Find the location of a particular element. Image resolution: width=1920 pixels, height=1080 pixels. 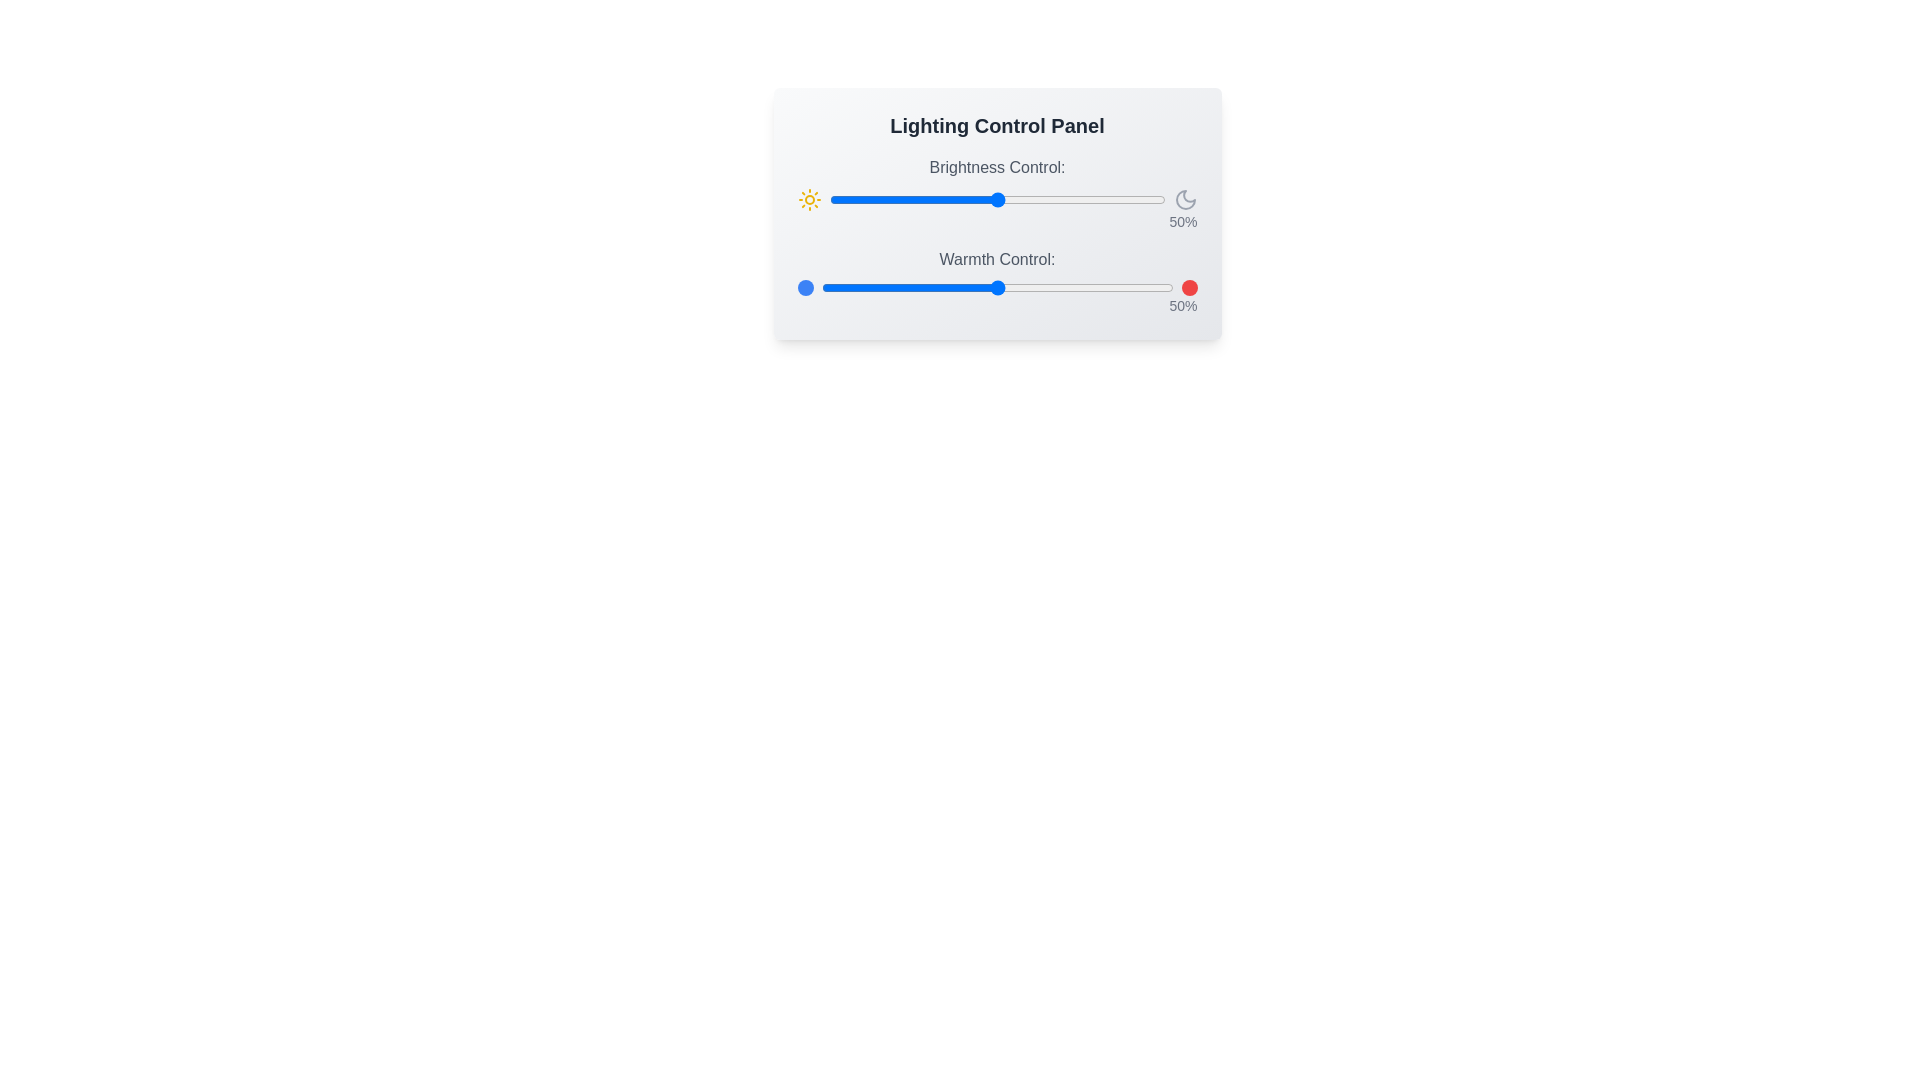

brightness is located at coordinates (849, 200).